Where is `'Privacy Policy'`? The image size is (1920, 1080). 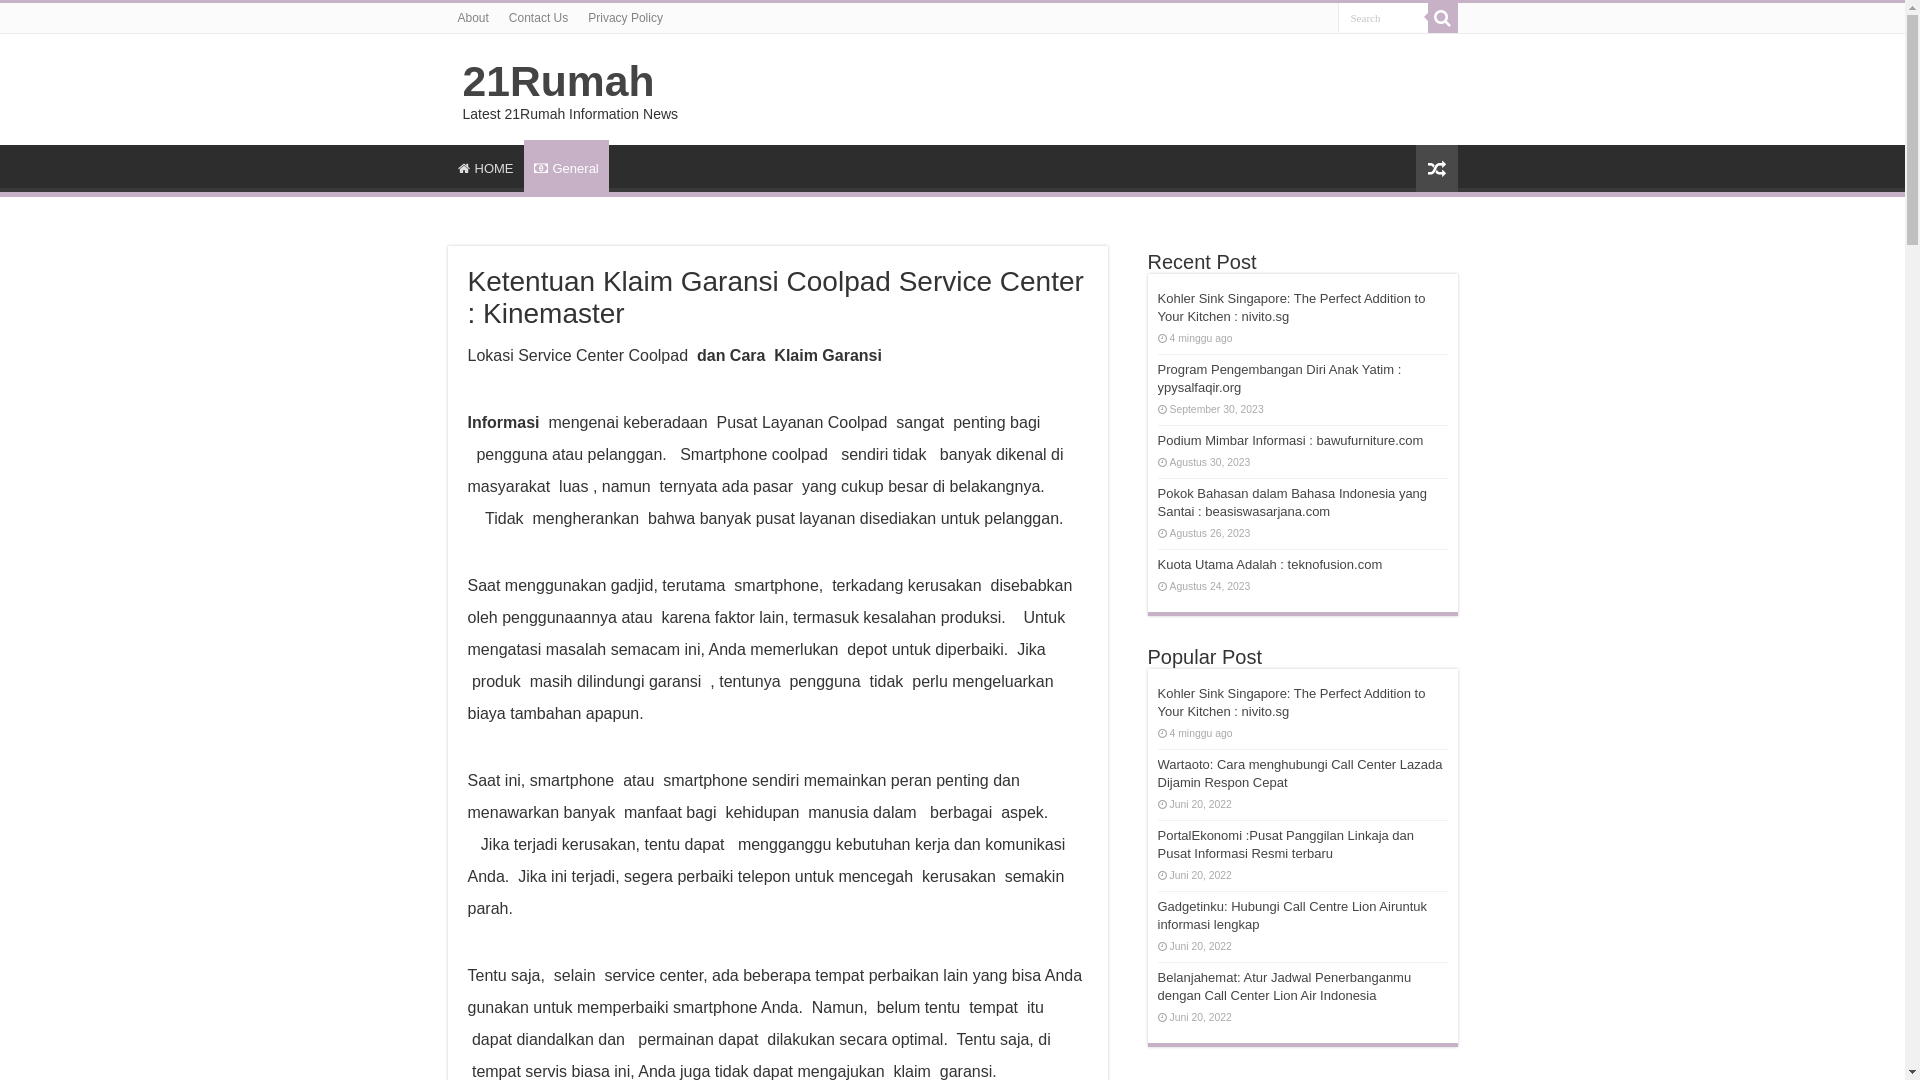
'Privacy Policy' is located at coordinates (624, 18).